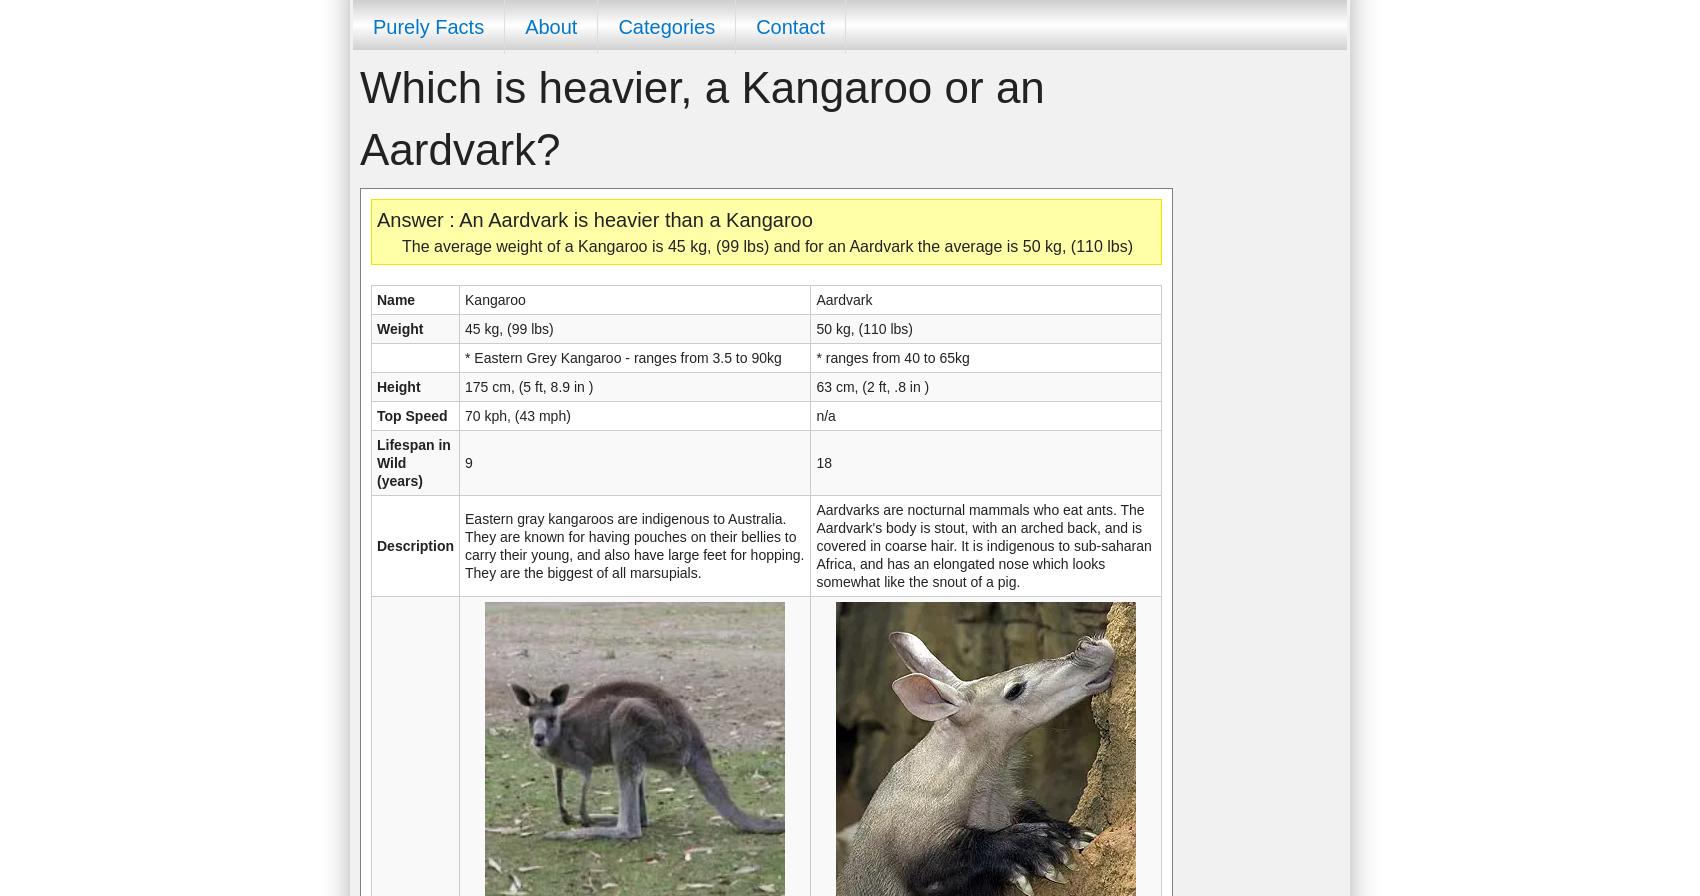  I want to click on 'Aardvarks are nocturnal mammals who eat ants. The Aardvark's body is stout, with an arched back, and is covered in coarse hair. It is indigenous to sub-saharan Africa, and has an elongated nose which looks somewhat like the snout of a pig.', so click(815, 546).